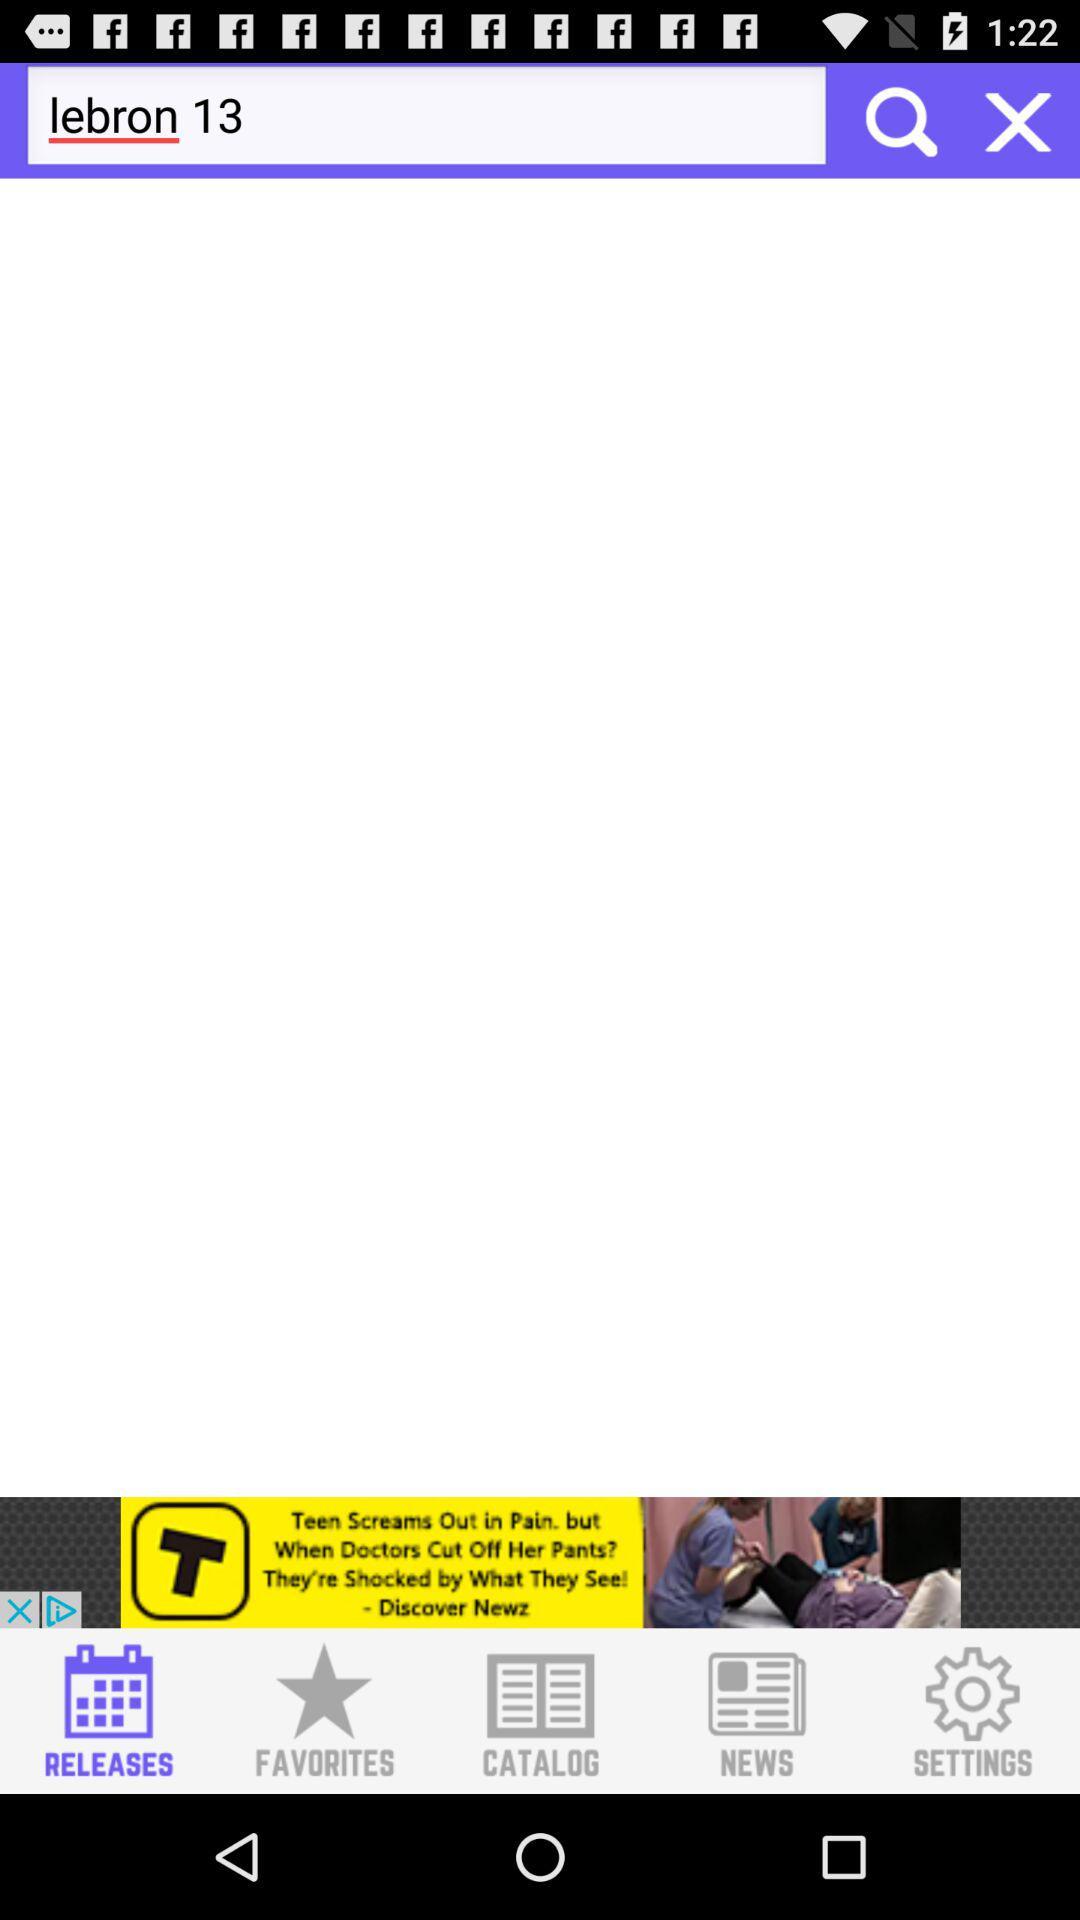 The width and height of the screenshot is (1080, 1920). What do you see at coordinates (108, 1710) in the screenshot?
I see `advertisement` at bounding box center [108, 1710].